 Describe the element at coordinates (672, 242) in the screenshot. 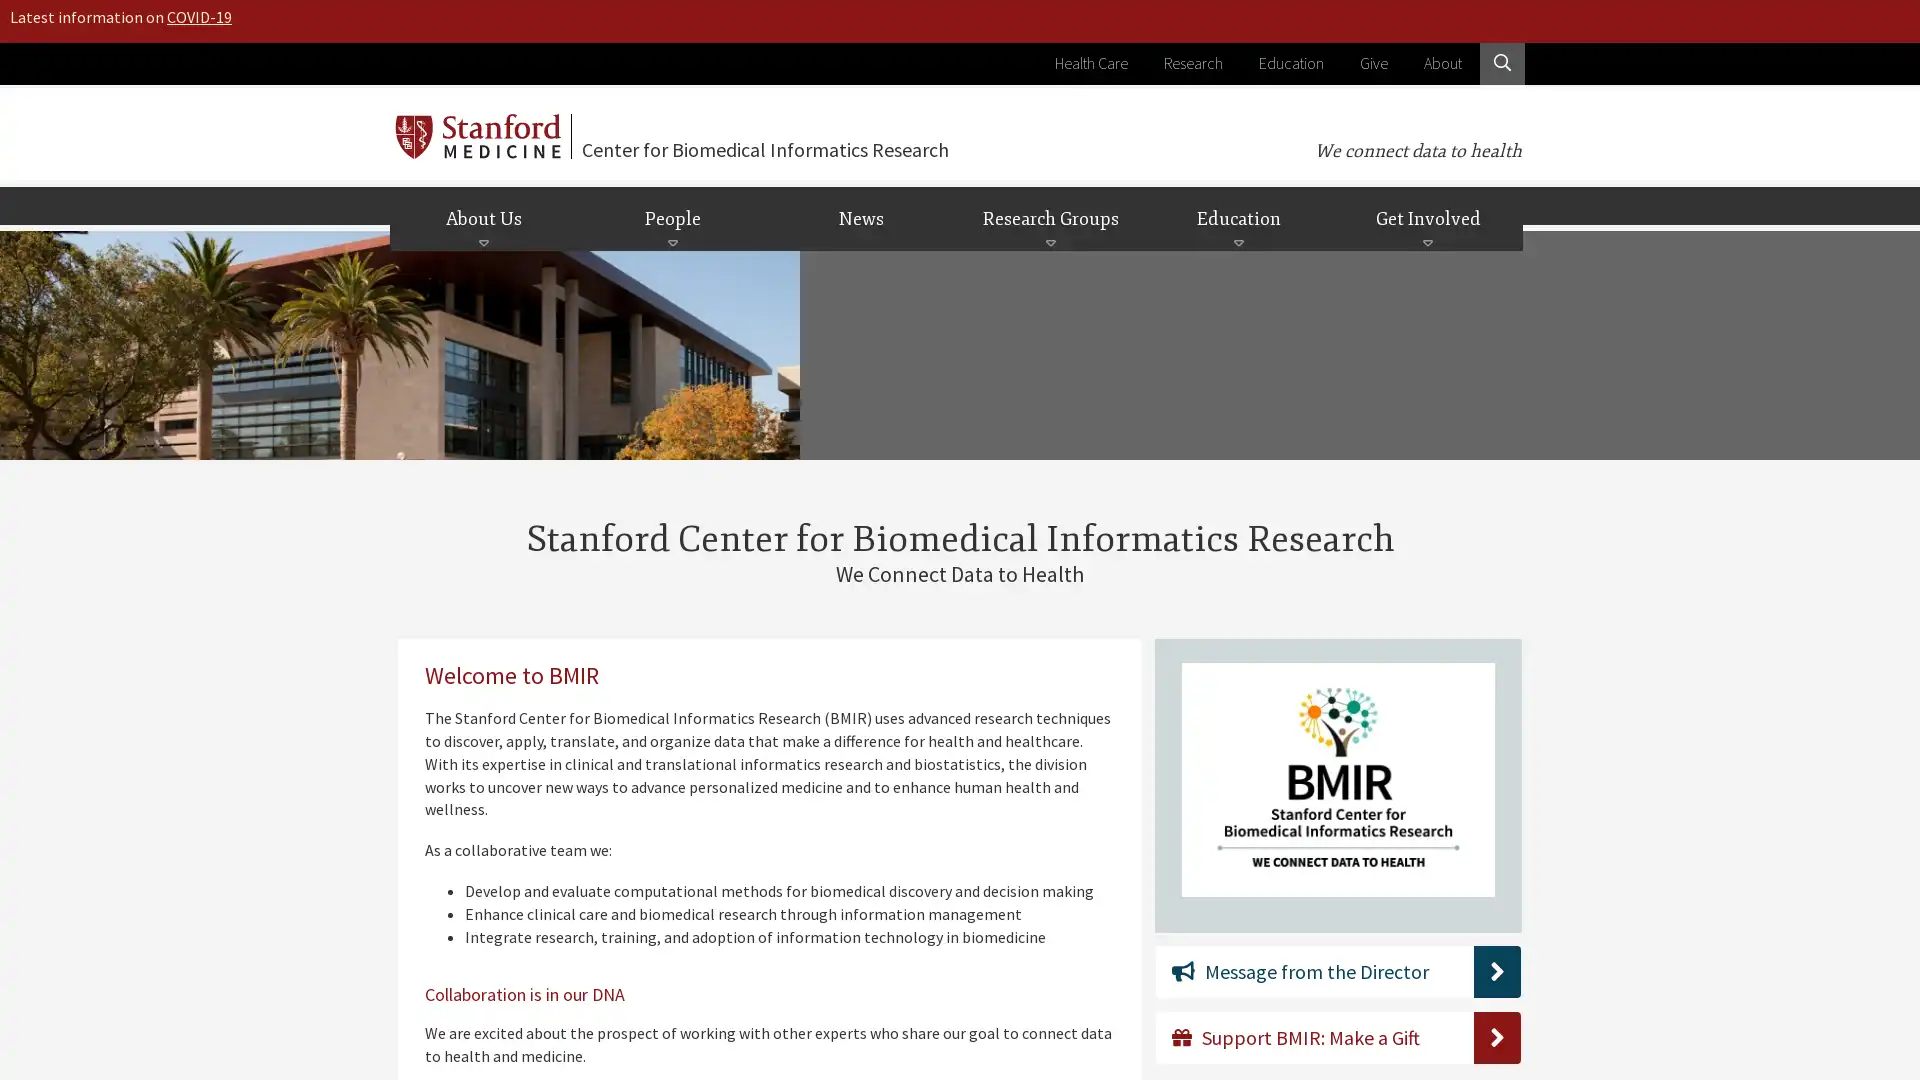

I see `open` at that location.